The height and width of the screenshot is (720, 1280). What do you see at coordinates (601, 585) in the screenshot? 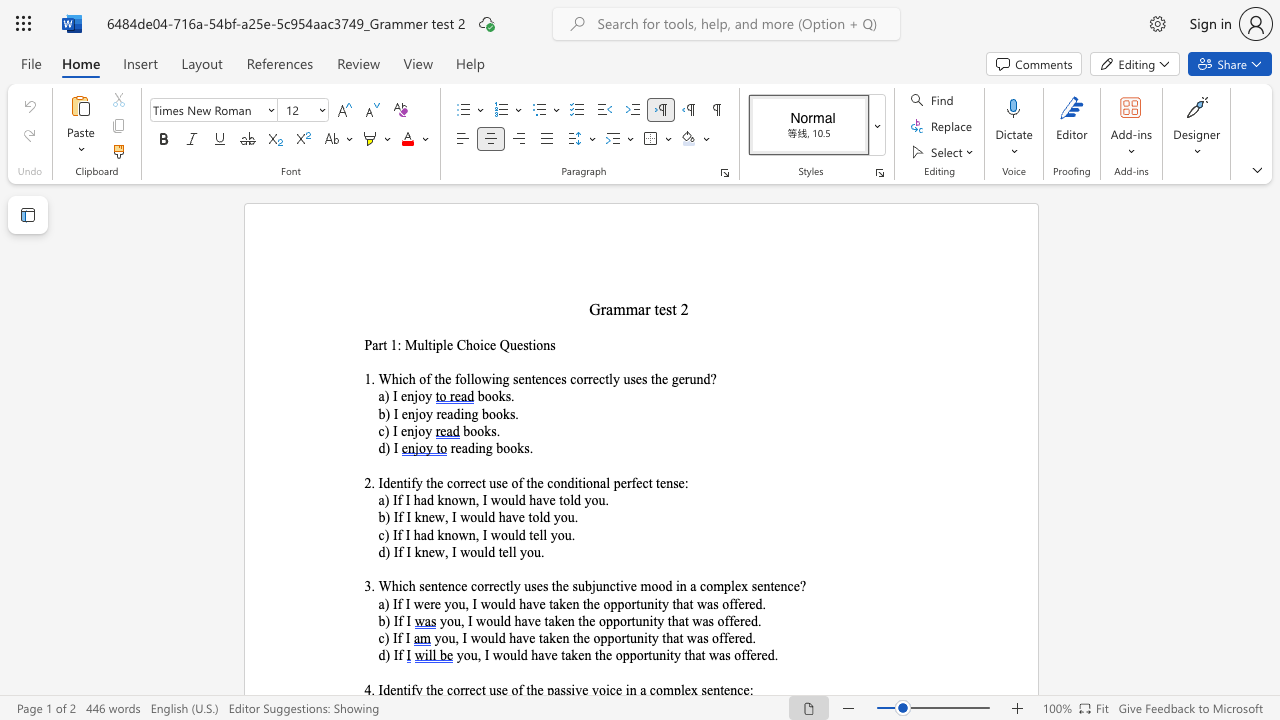
I see `the subset text "nctive mood in a complex sen" within the text "3. Which sentence correctly uses the subjunctive mood in a complex sentence?"` at bounding box center [601, 585].